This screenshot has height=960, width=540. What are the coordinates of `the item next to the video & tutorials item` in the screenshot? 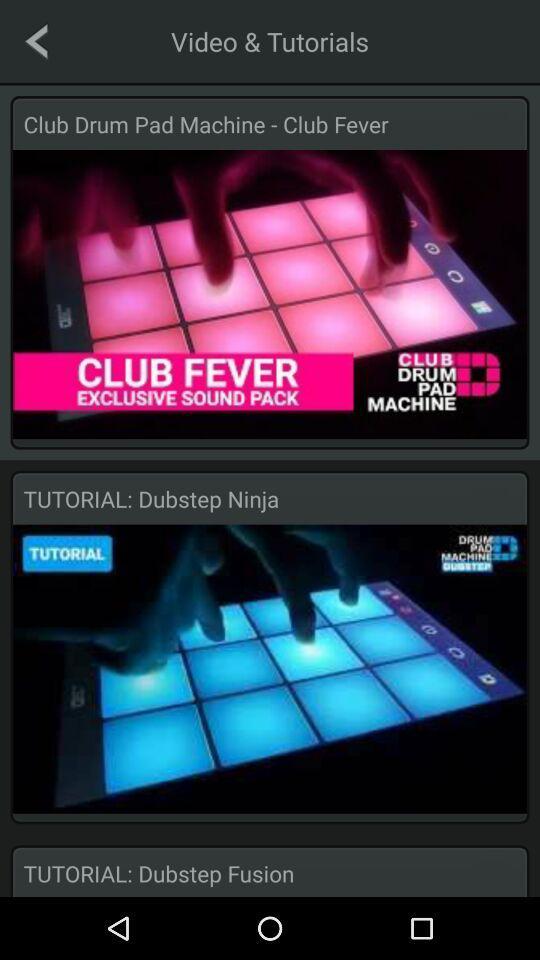 It's located at (36, 40).